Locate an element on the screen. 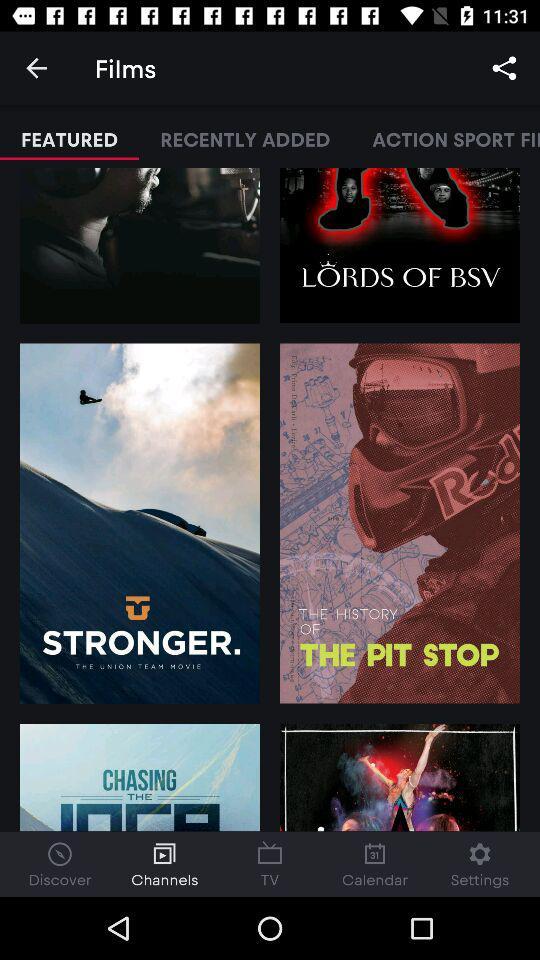 The width and height of the screenshot is (540, 960). the icon to the left of the films is located at coordinates (36, 68).